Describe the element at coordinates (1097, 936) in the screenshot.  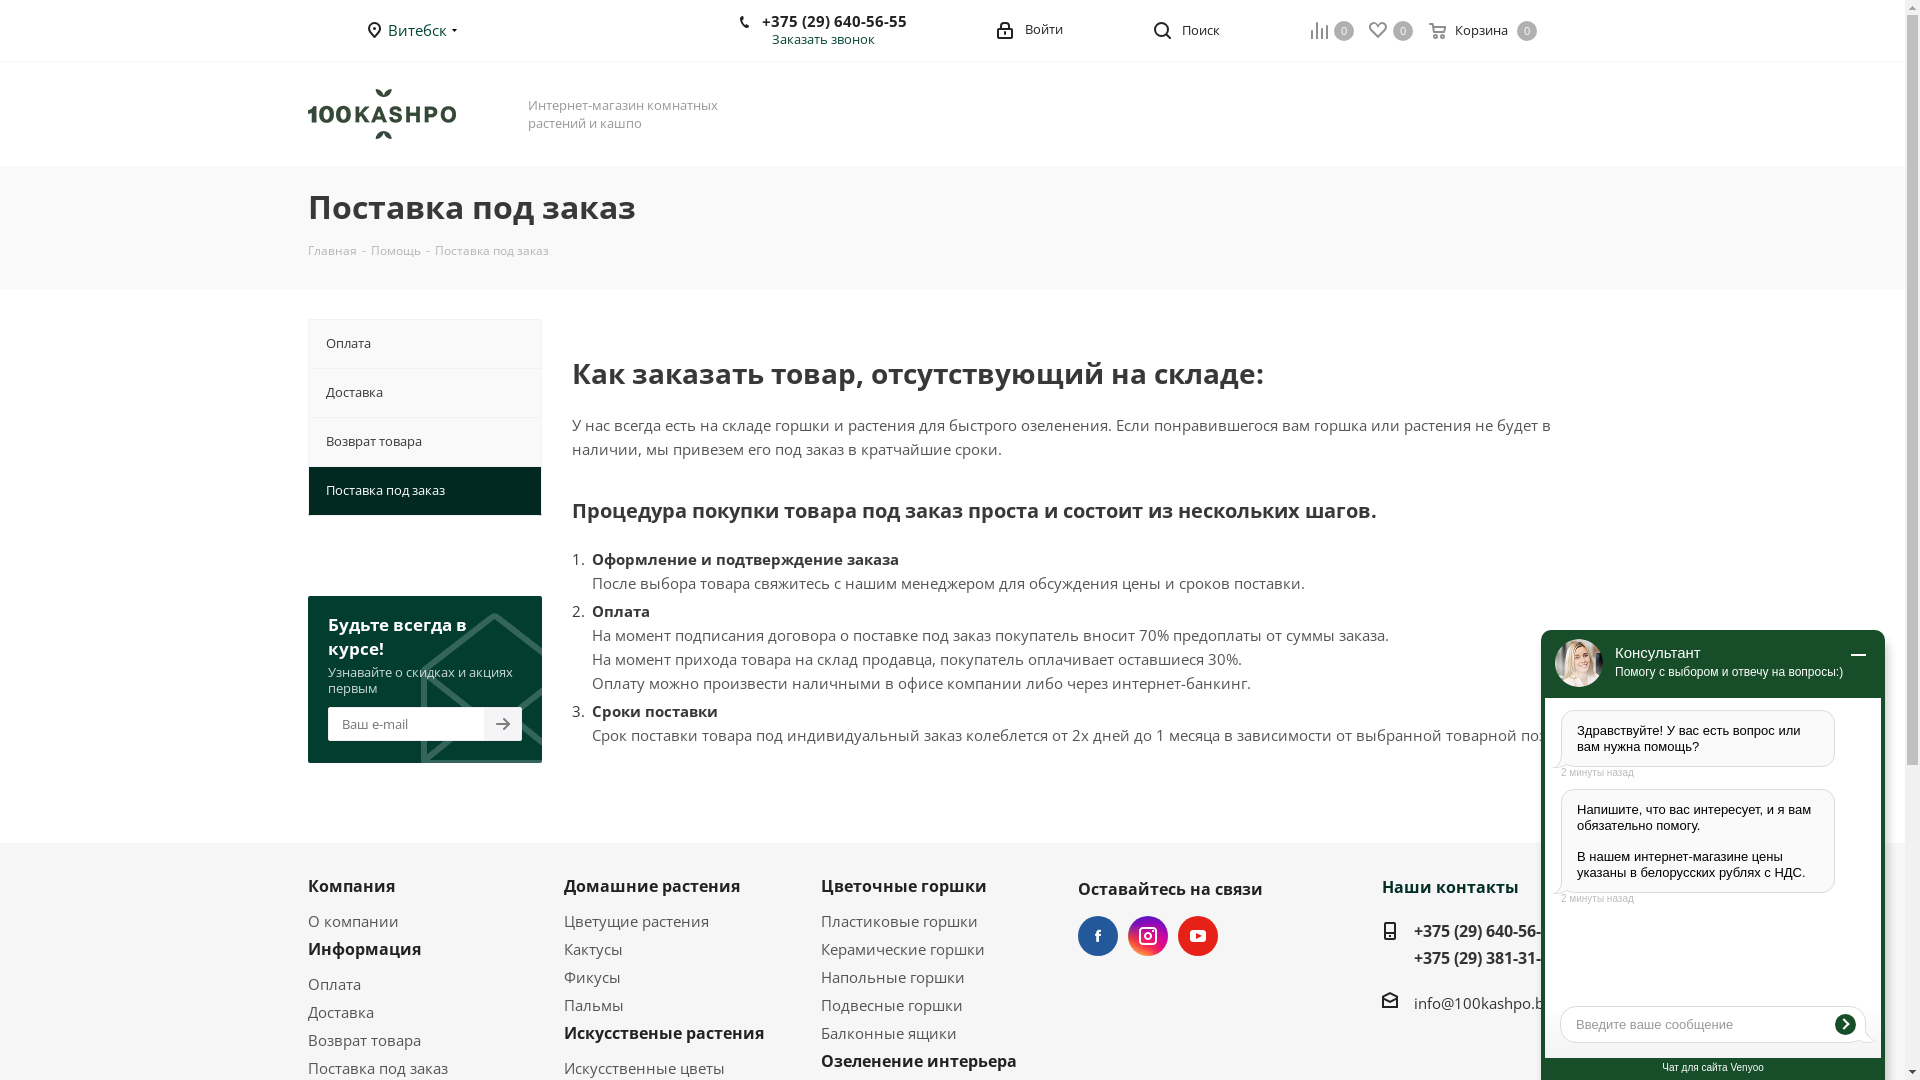
I see `'Facebook'` at that location.